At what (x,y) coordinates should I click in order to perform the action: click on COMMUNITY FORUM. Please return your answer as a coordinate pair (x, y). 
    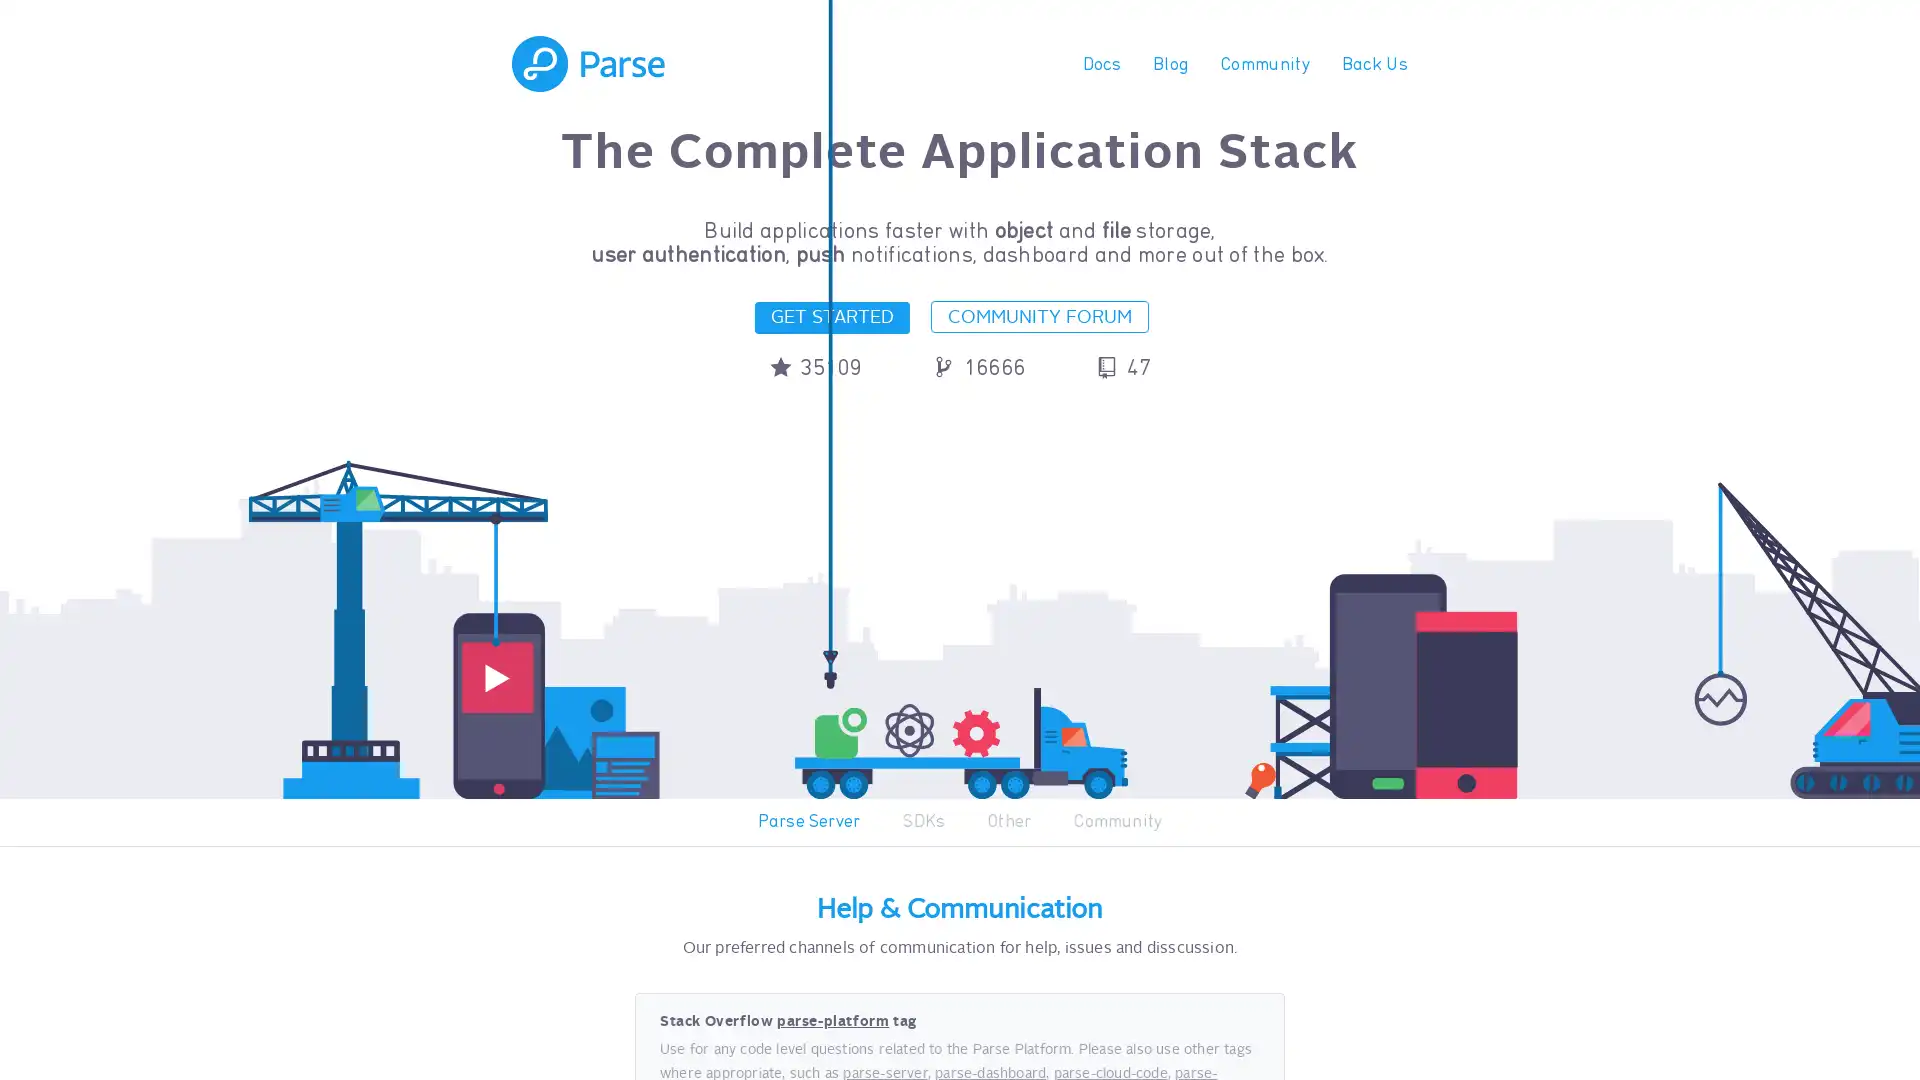
    Looking at the image, I should click on (1040, 315).